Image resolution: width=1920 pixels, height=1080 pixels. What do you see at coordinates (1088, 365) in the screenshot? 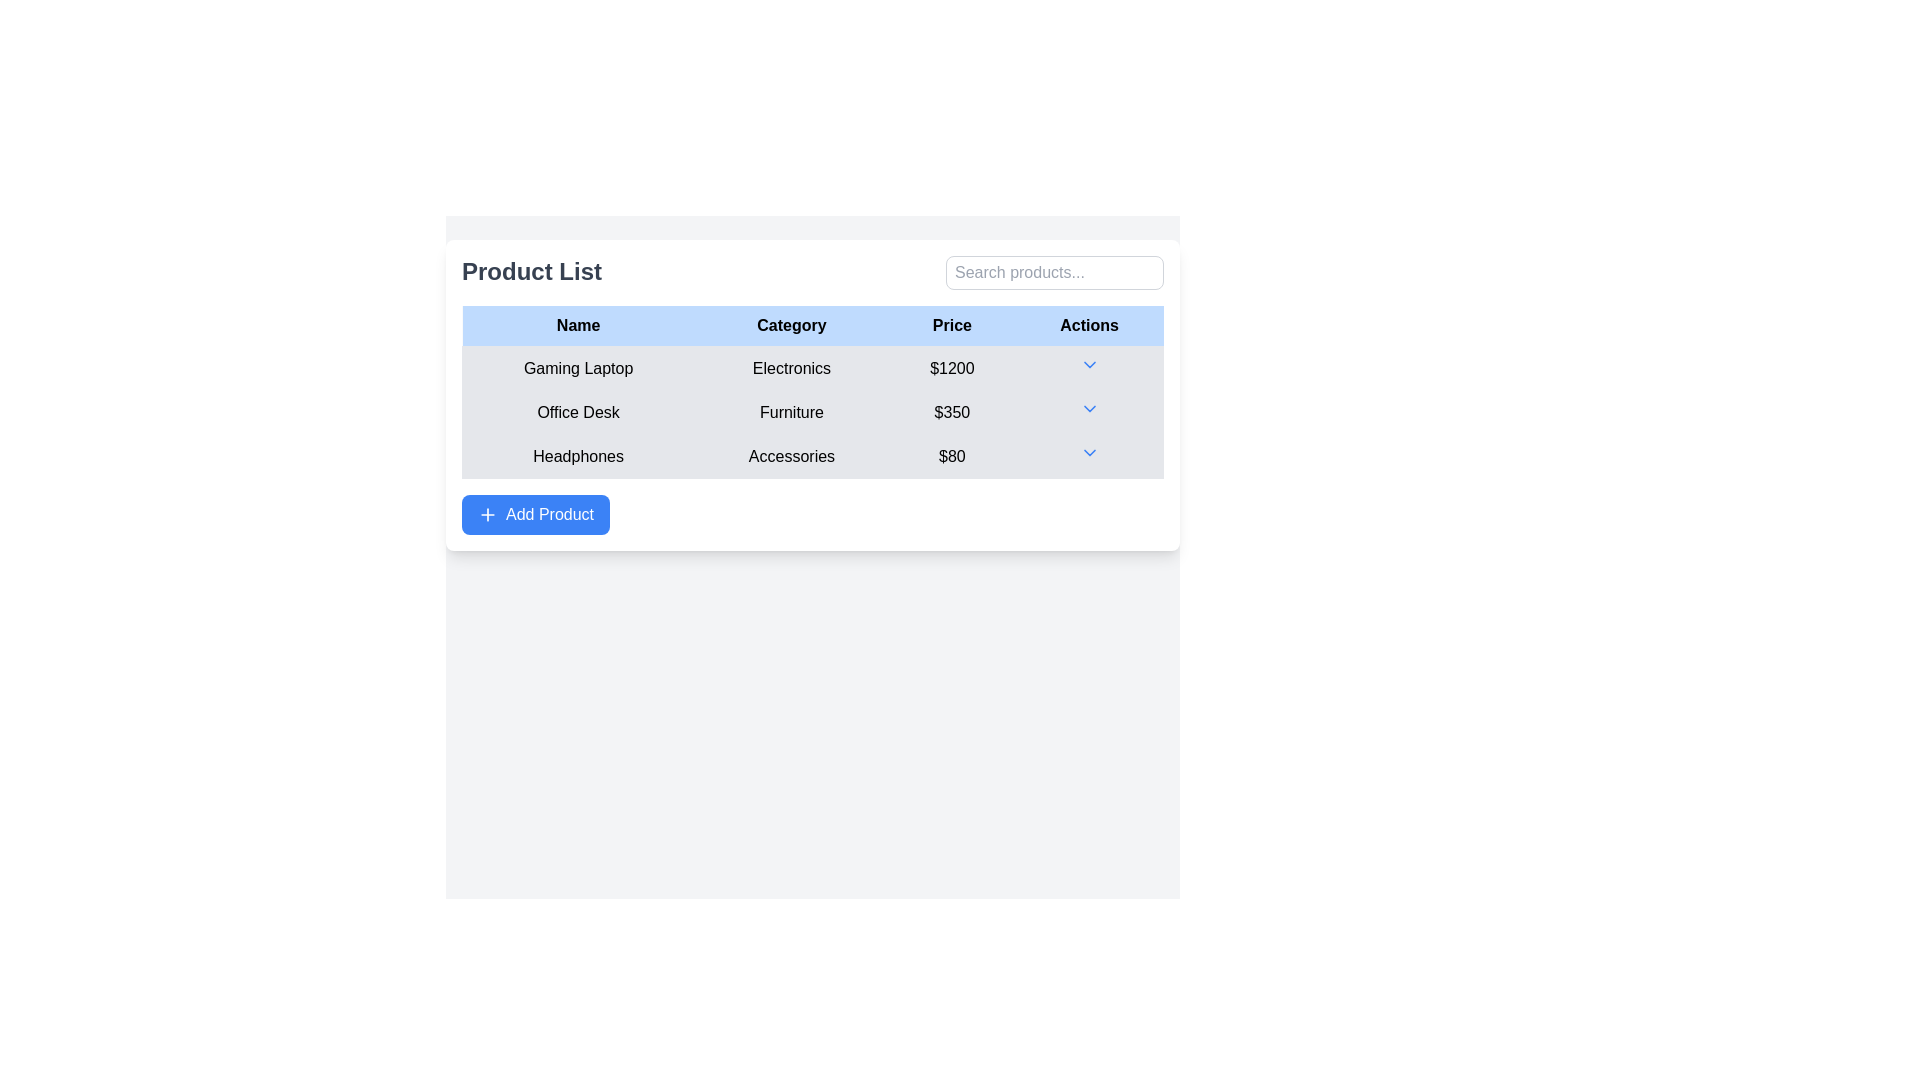
I see `the downward-facing chevron icon` at bounding box center [1088, 365].